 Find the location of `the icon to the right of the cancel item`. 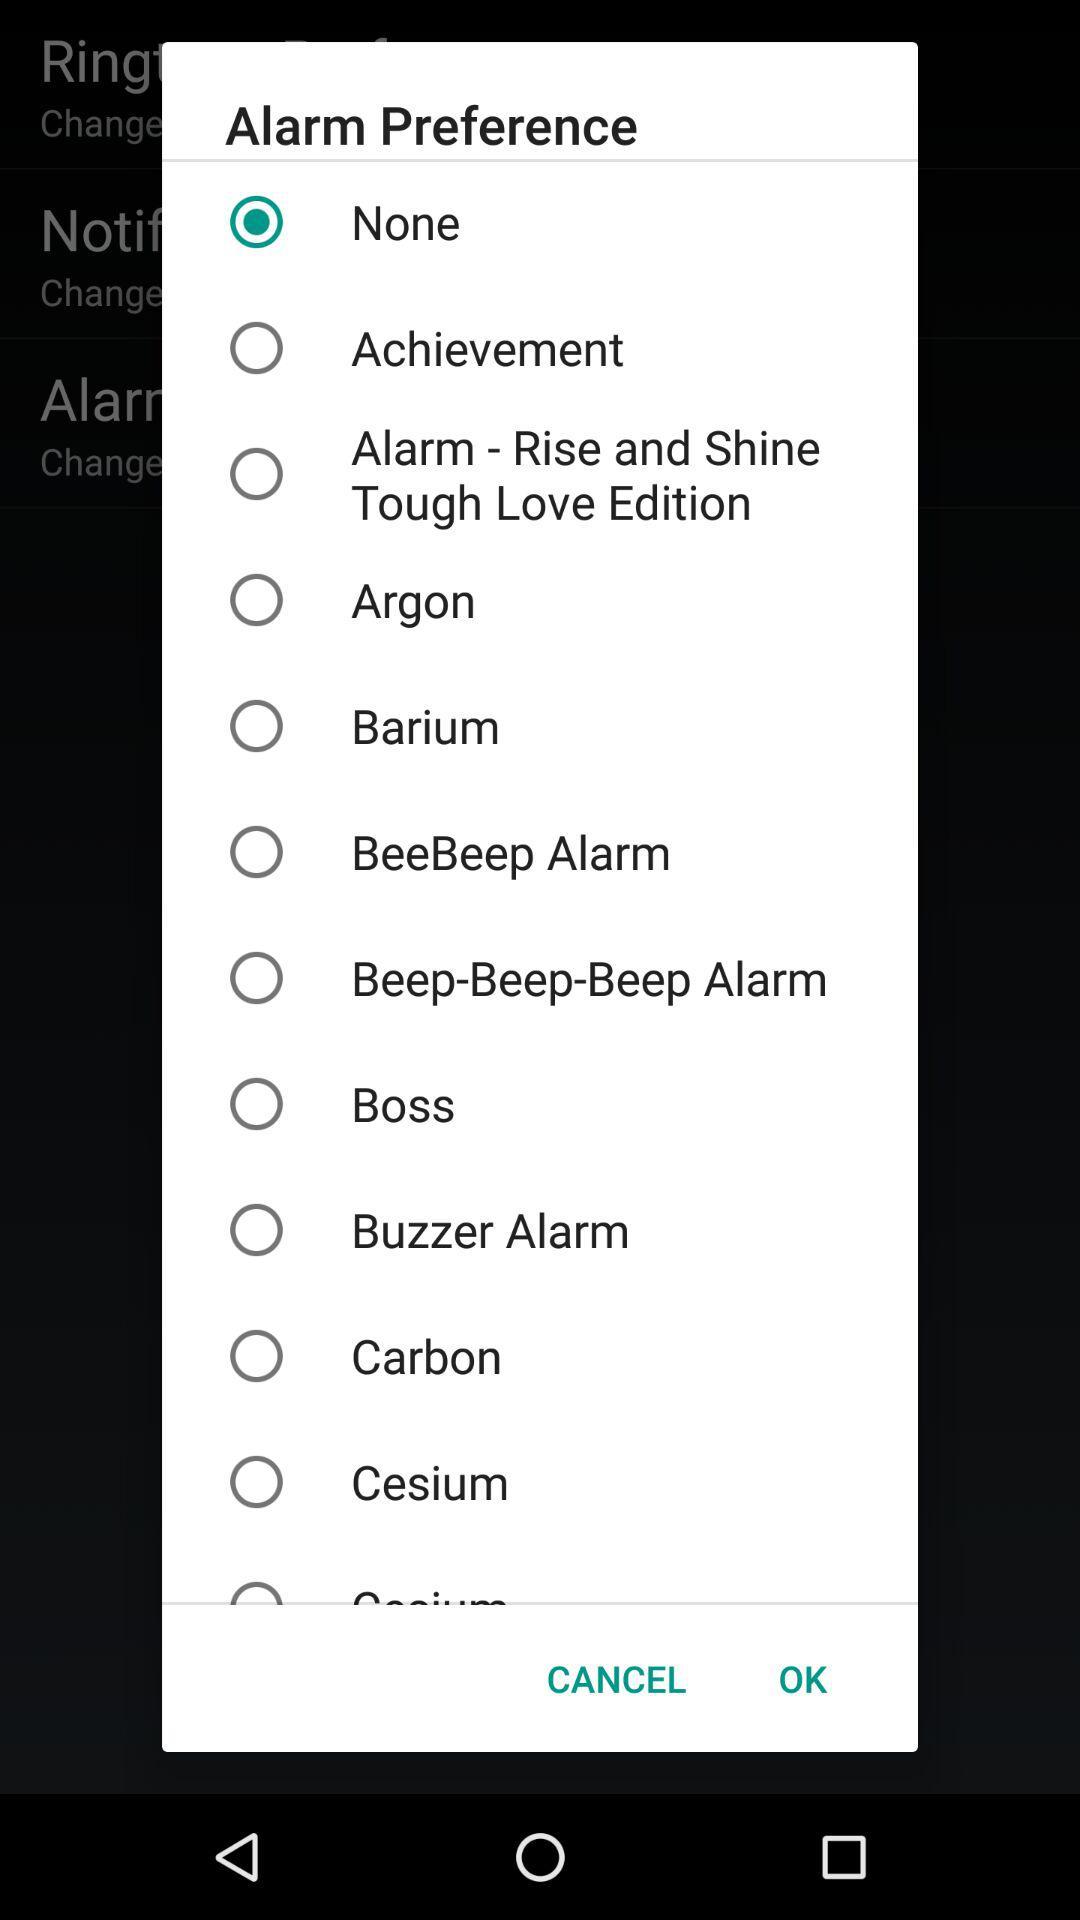

the icon to the right of the cancel item is located at coordinates (801, 1678).